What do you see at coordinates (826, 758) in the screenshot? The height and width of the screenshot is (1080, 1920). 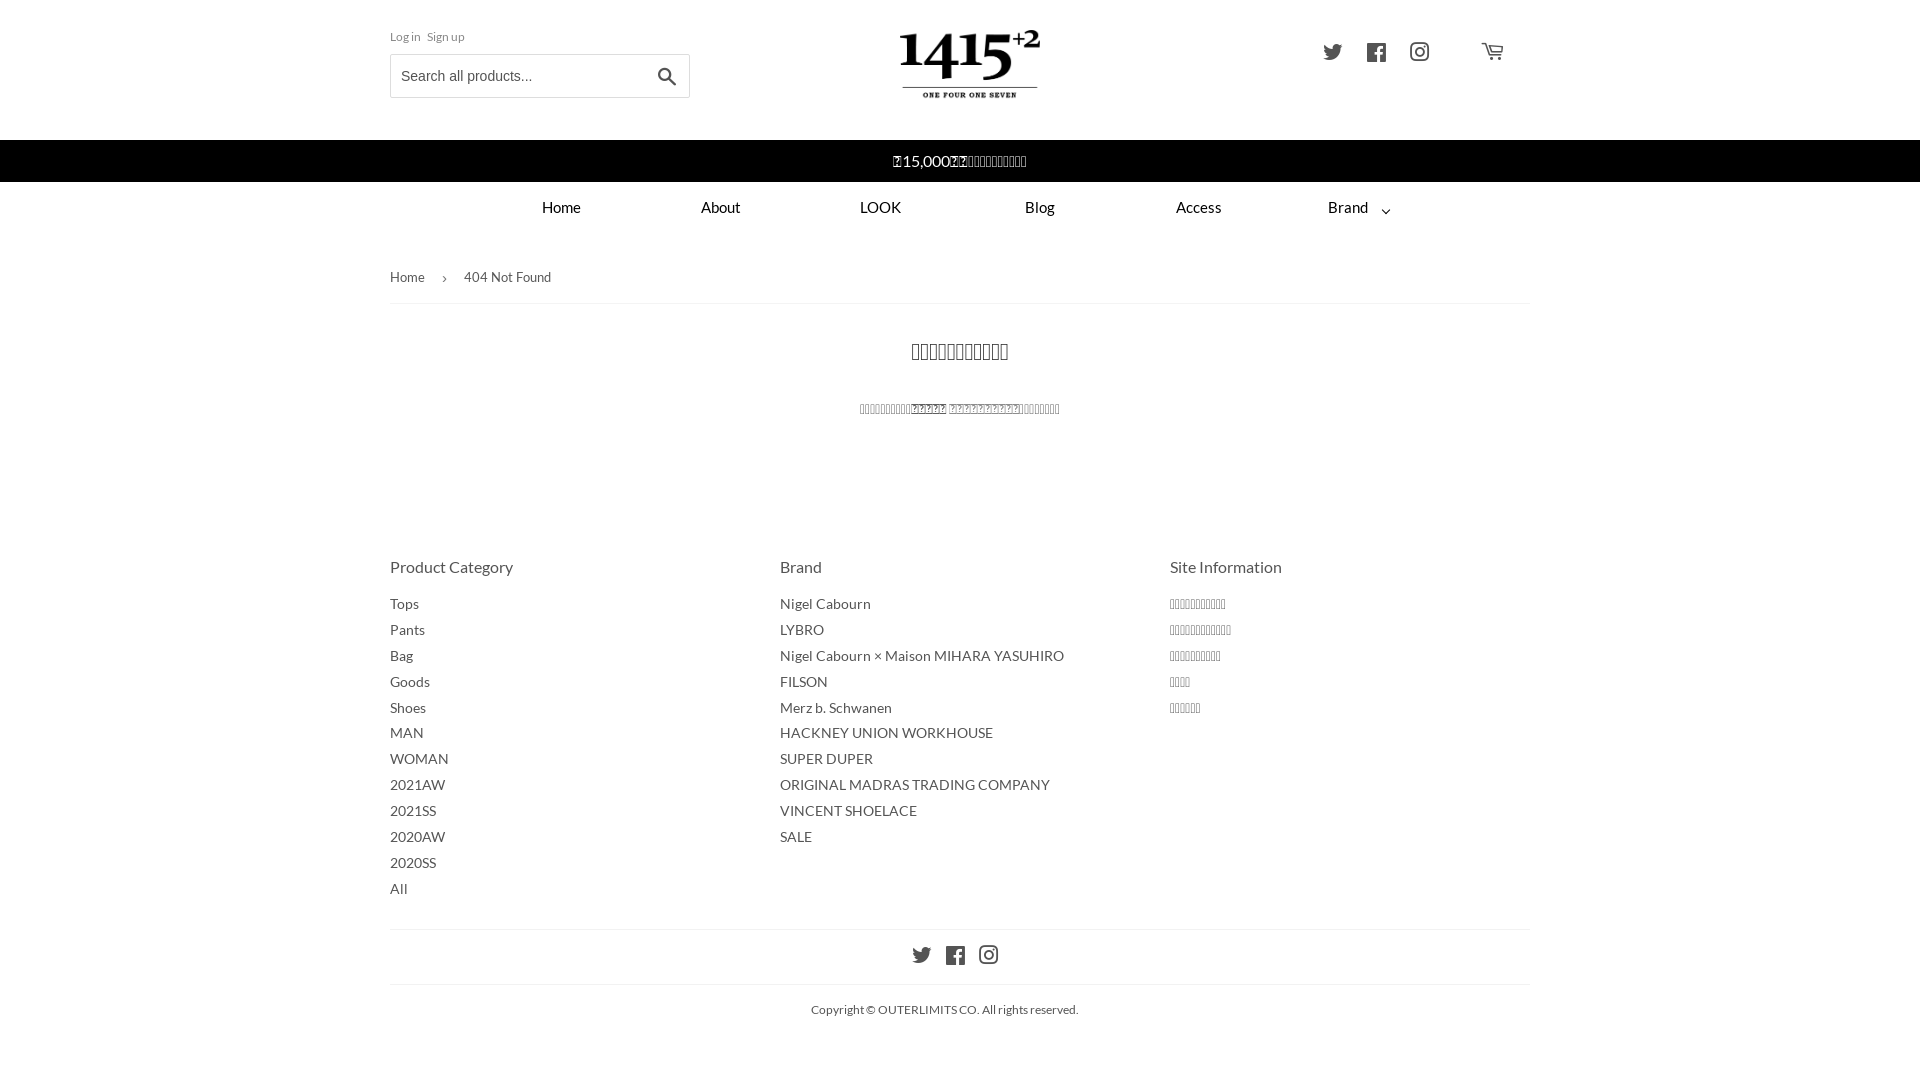 I see `'SUPER DUPER'` at bounding box center [826, 758].